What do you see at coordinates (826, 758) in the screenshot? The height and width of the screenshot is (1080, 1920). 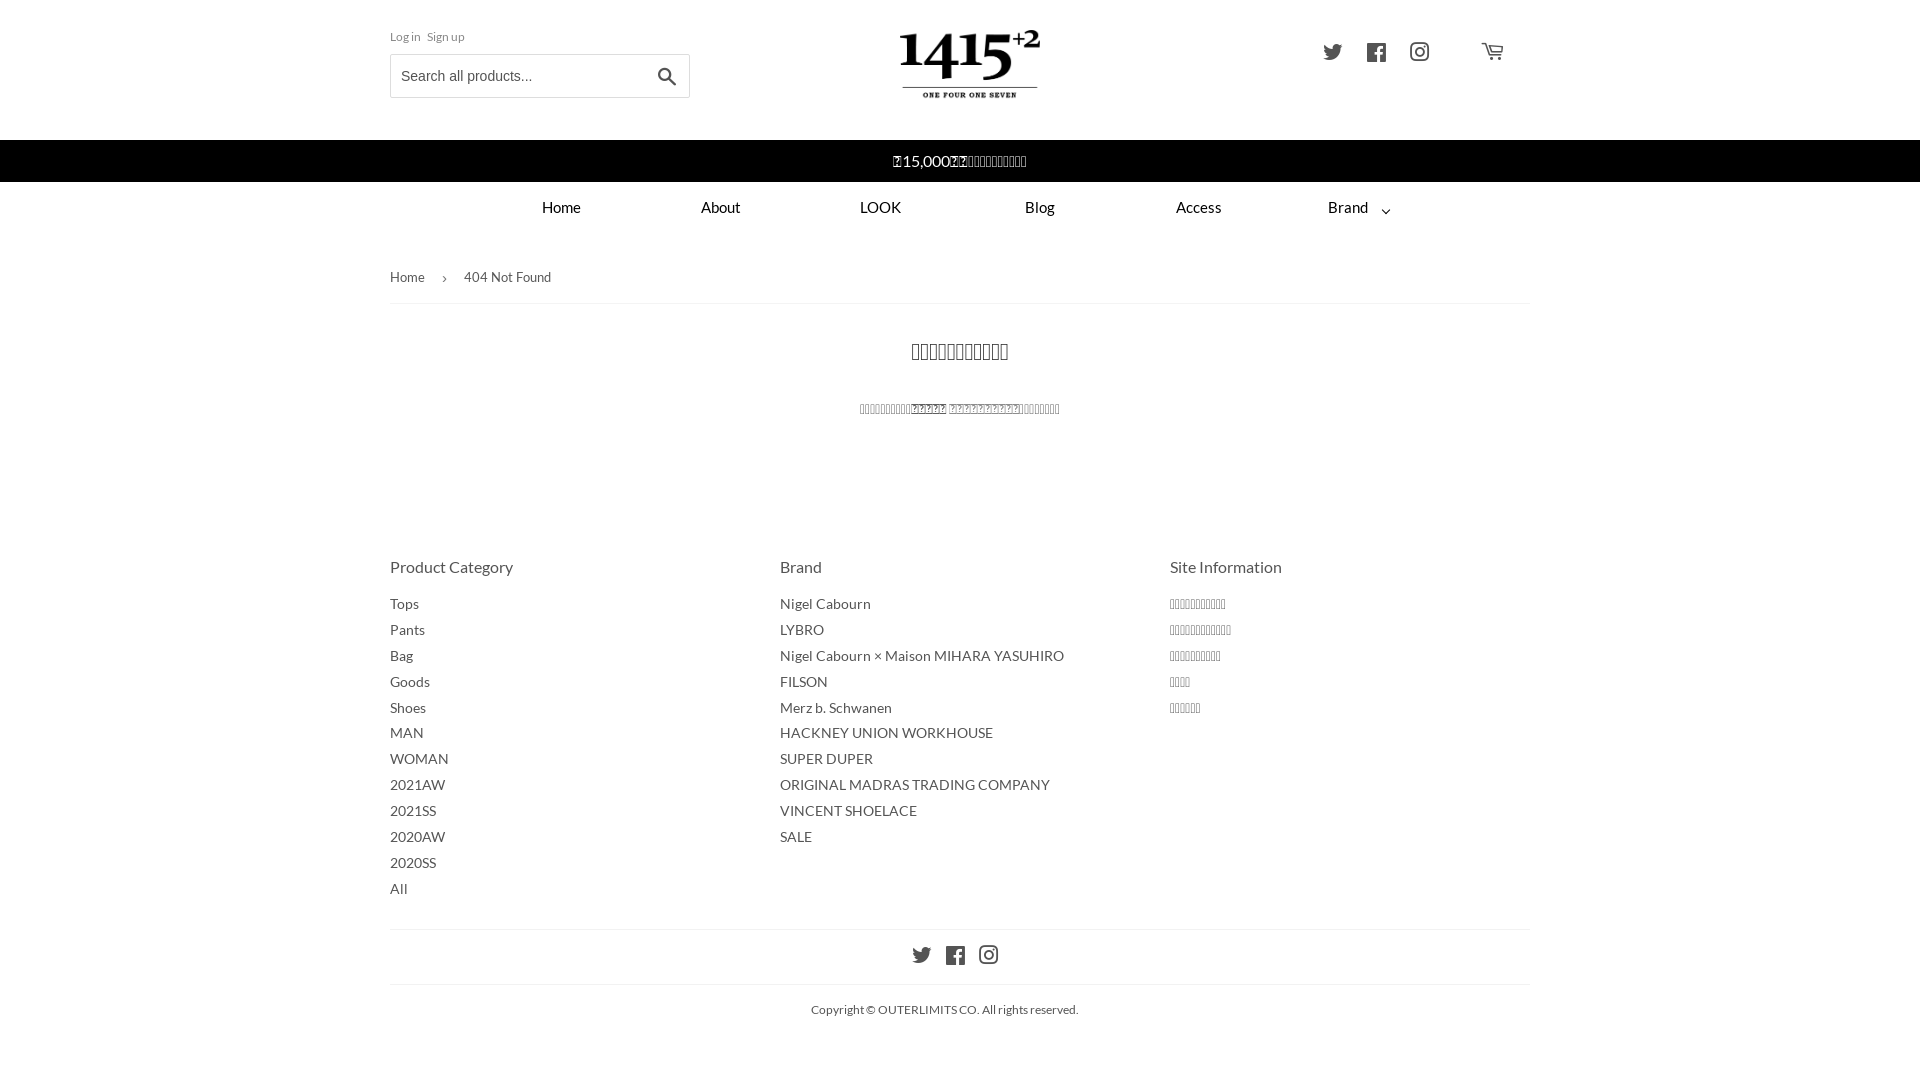 I see `'SUPER DUPER'` at bounding box center [826, 758].